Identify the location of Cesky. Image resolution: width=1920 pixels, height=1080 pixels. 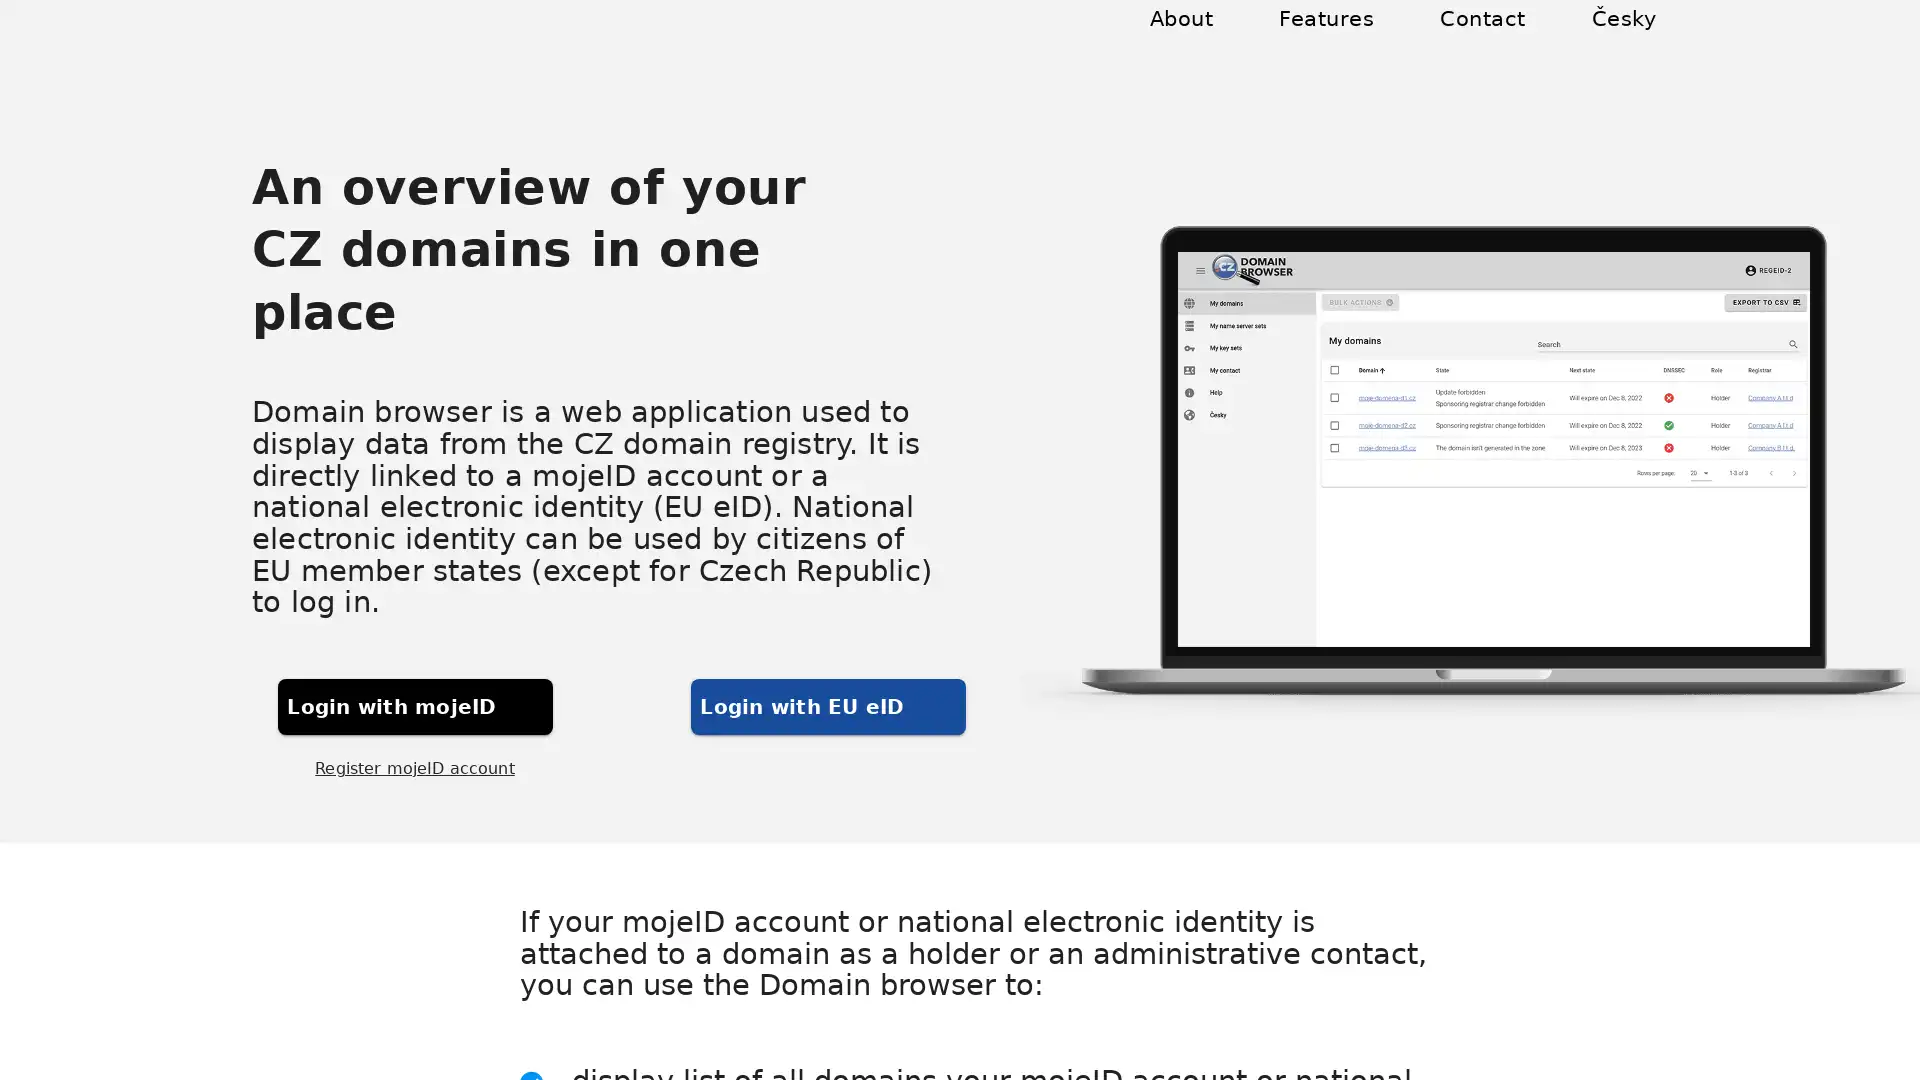
(1625, 42).